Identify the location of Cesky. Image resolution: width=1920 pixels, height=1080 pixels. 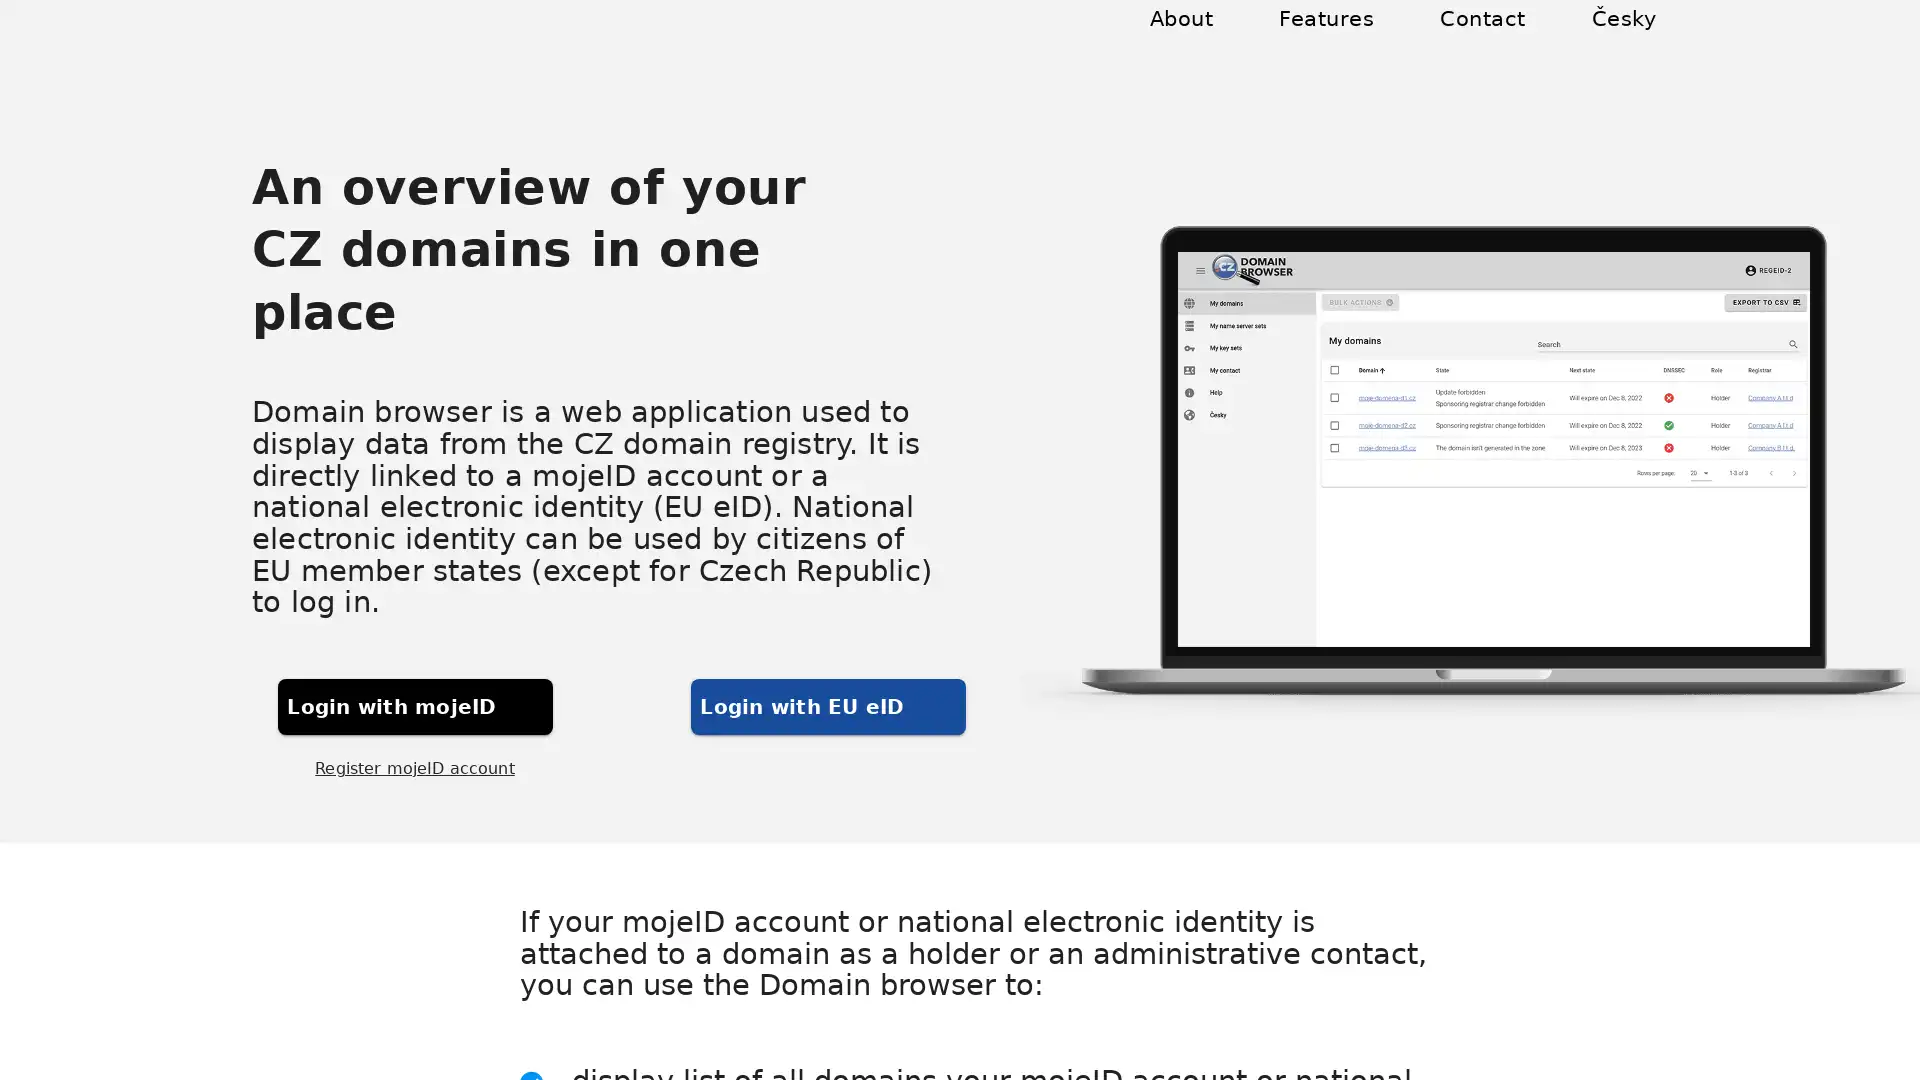
(1625, 42).